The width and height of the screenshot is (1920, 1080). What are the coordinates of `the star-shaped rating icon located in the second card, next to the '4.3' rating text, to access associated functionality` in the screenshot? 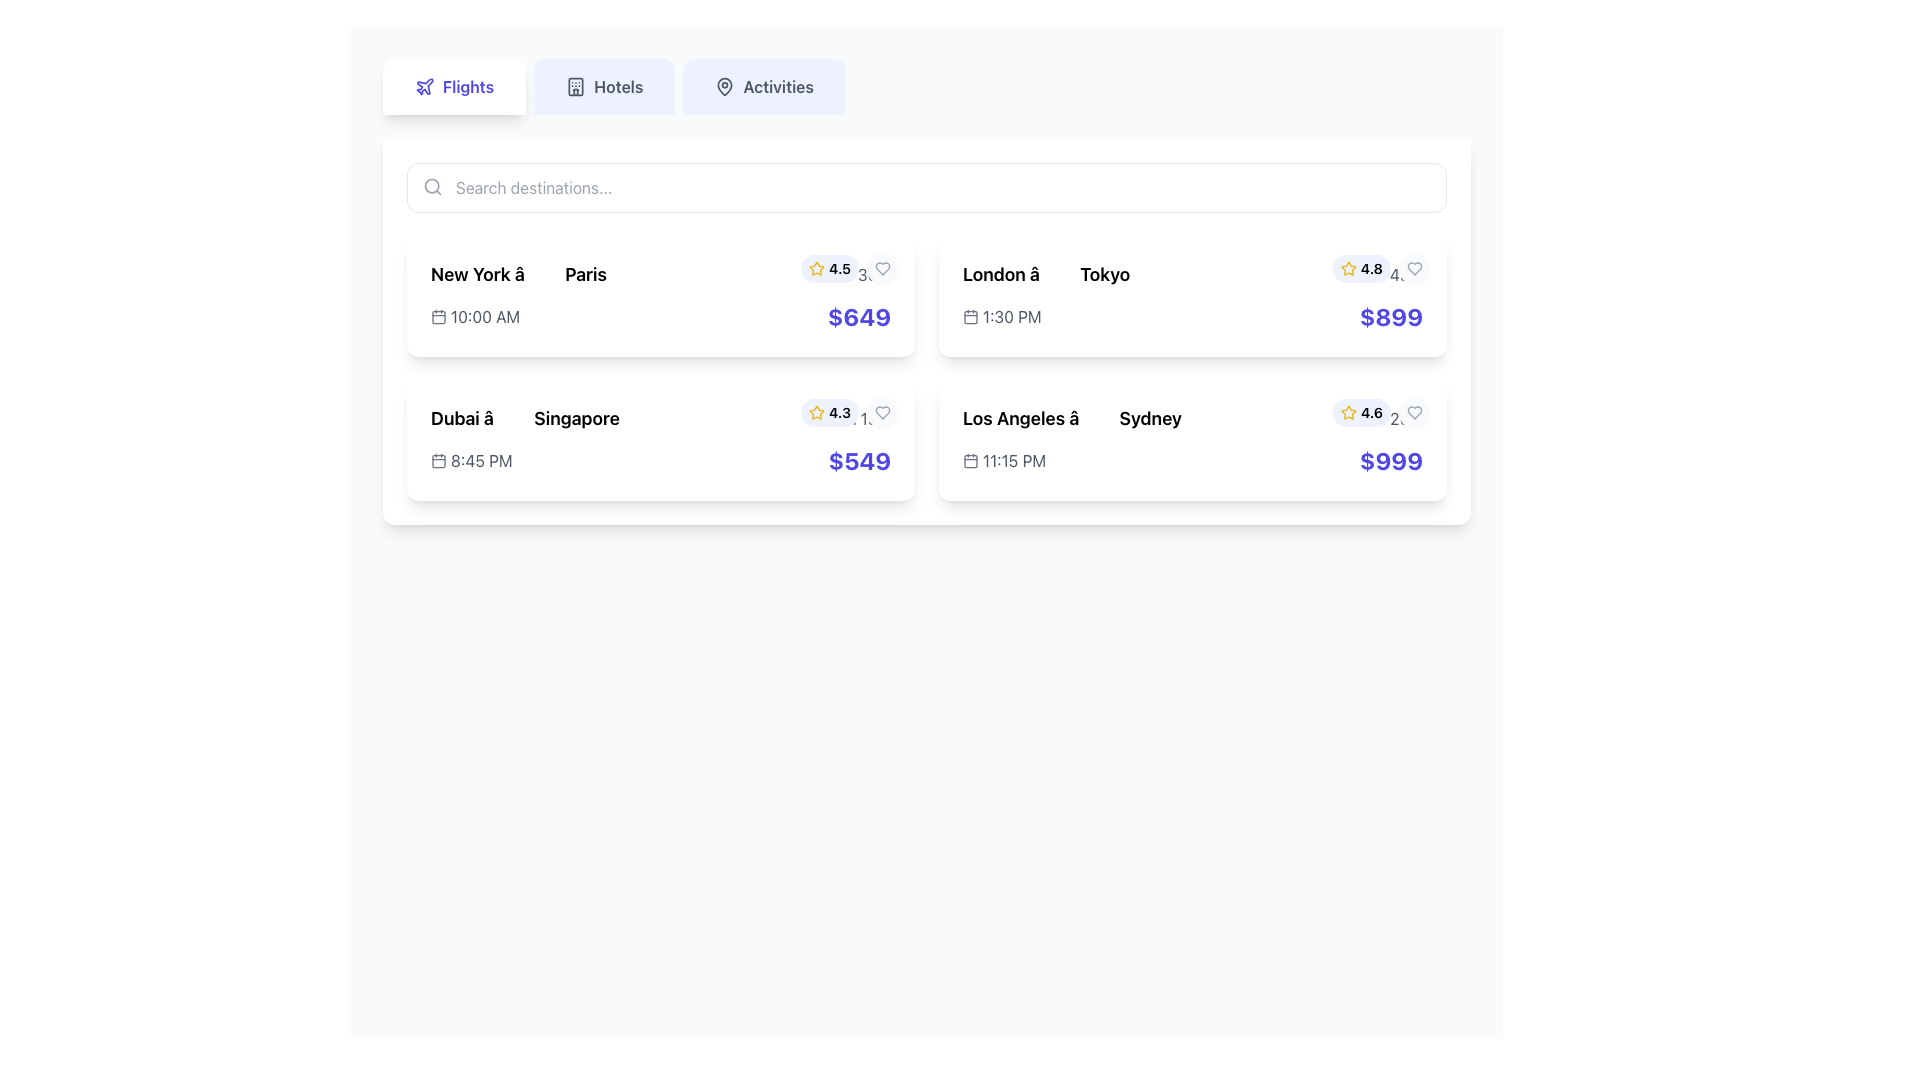 It's located at (817, 267).